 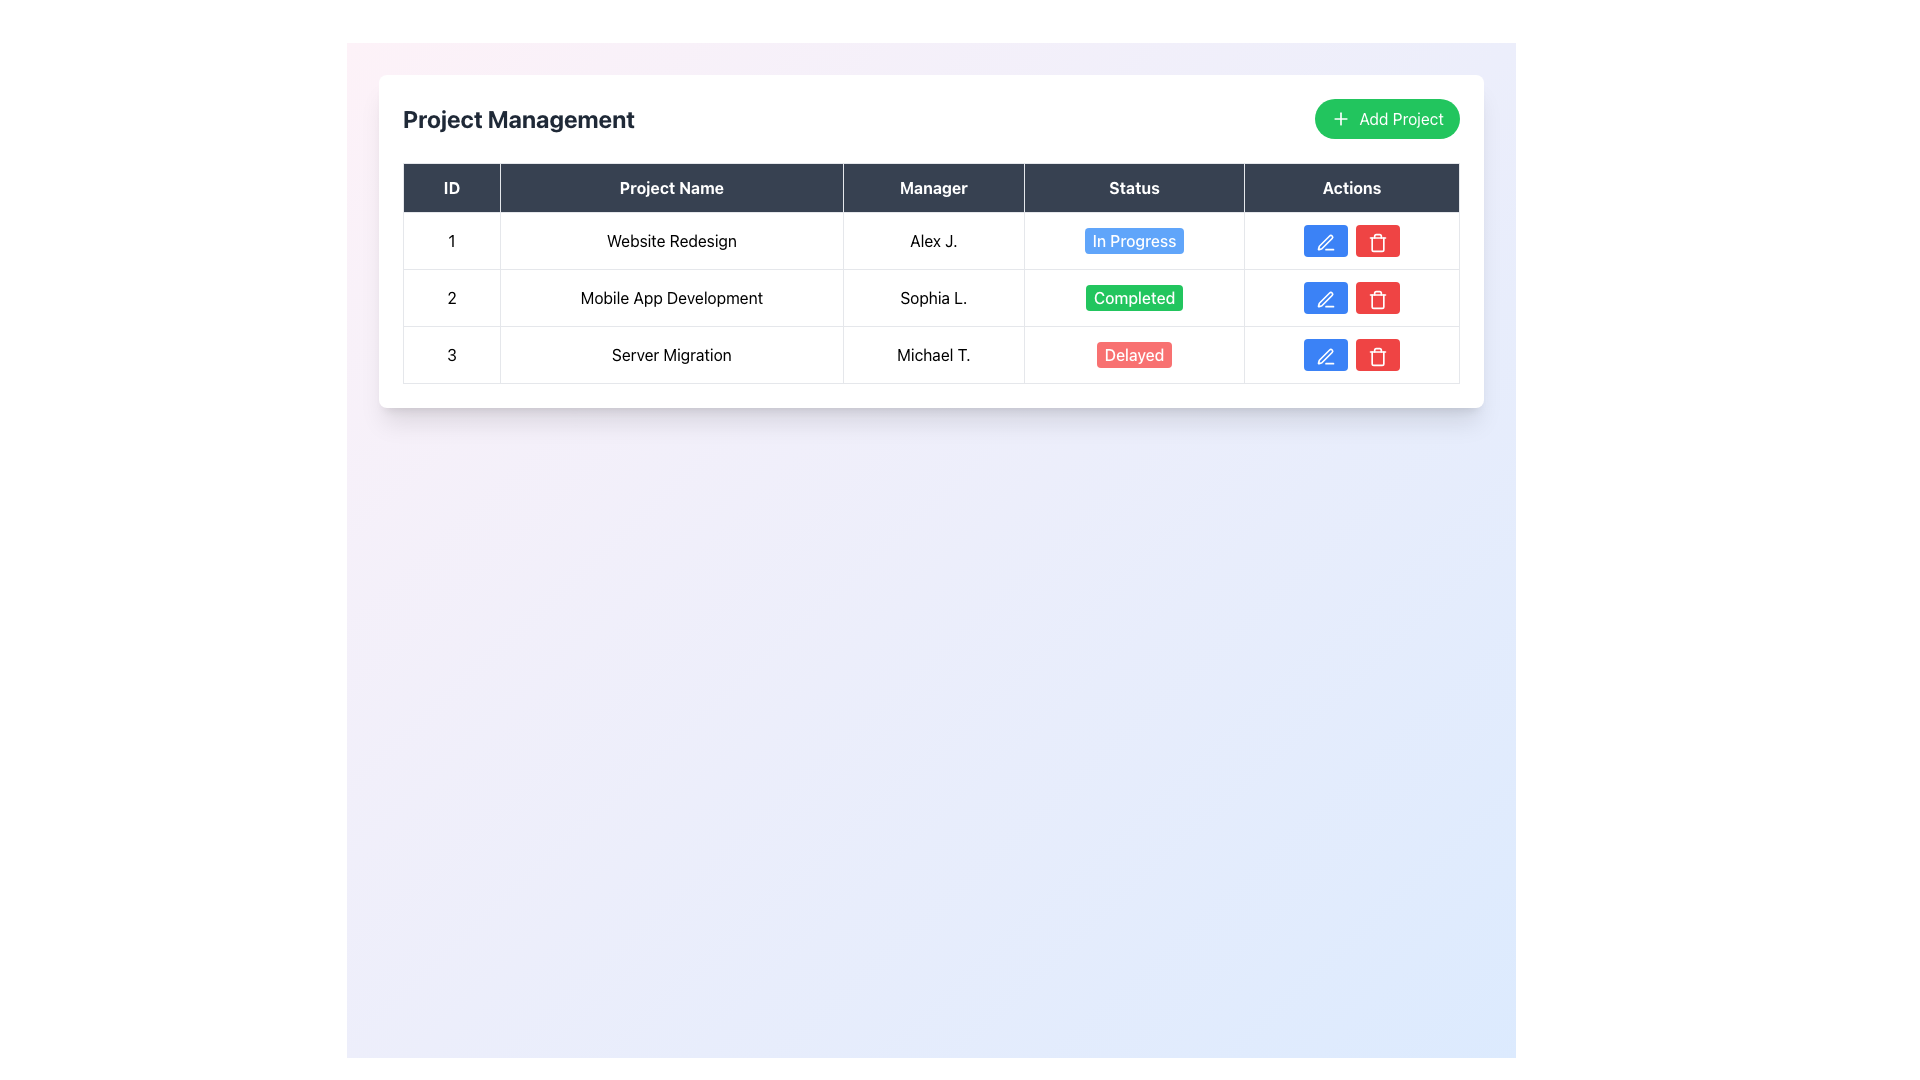 I want to click on the first row of the project management table that contains details about the project 'Website Redesign', including the ID, manager, status, and action buttons, so click(x=930, y=239).